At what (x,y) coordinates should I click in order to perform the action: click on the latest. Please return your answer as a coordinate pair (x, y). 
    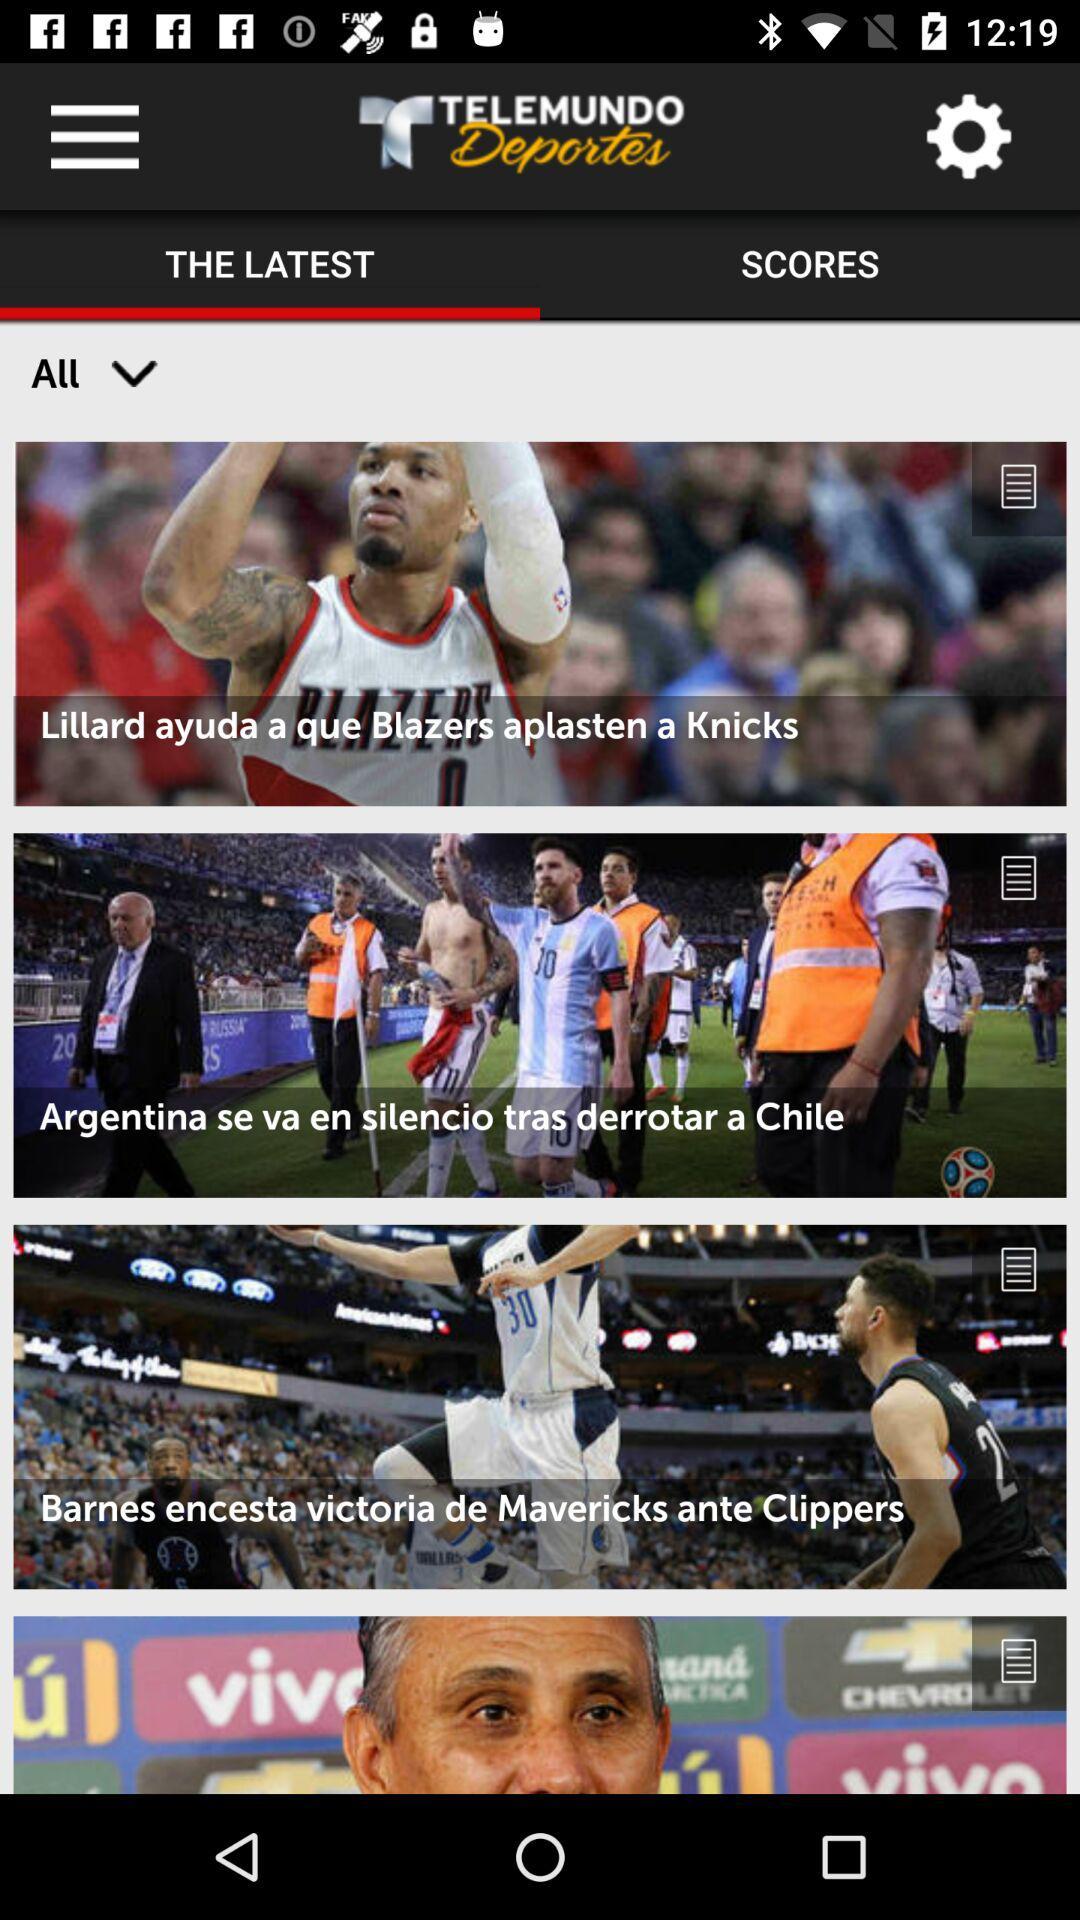
    Looking at the image, I should click on (270, 264).